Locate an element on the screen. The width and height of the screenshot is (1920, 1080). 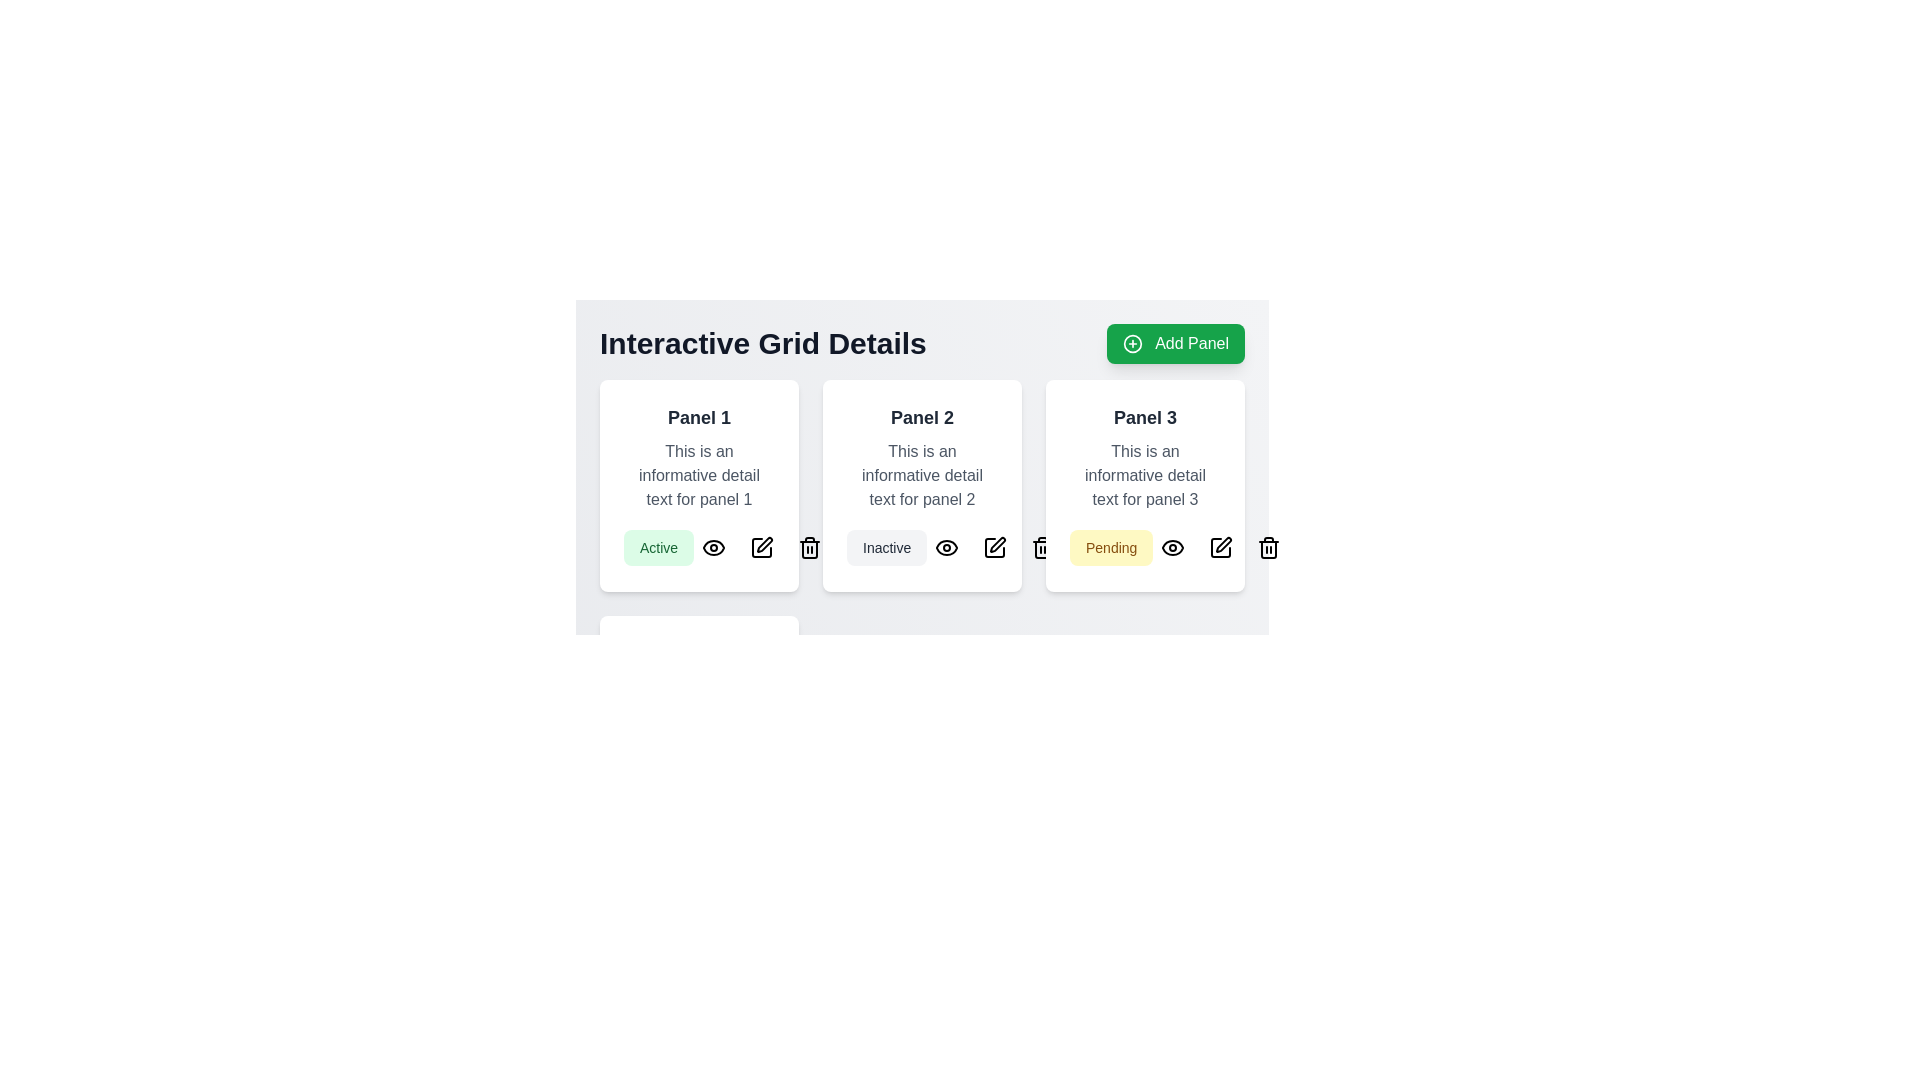
the eye icon button located at the bottom of 'Panel 3' is located at coordinates (1173, 547).